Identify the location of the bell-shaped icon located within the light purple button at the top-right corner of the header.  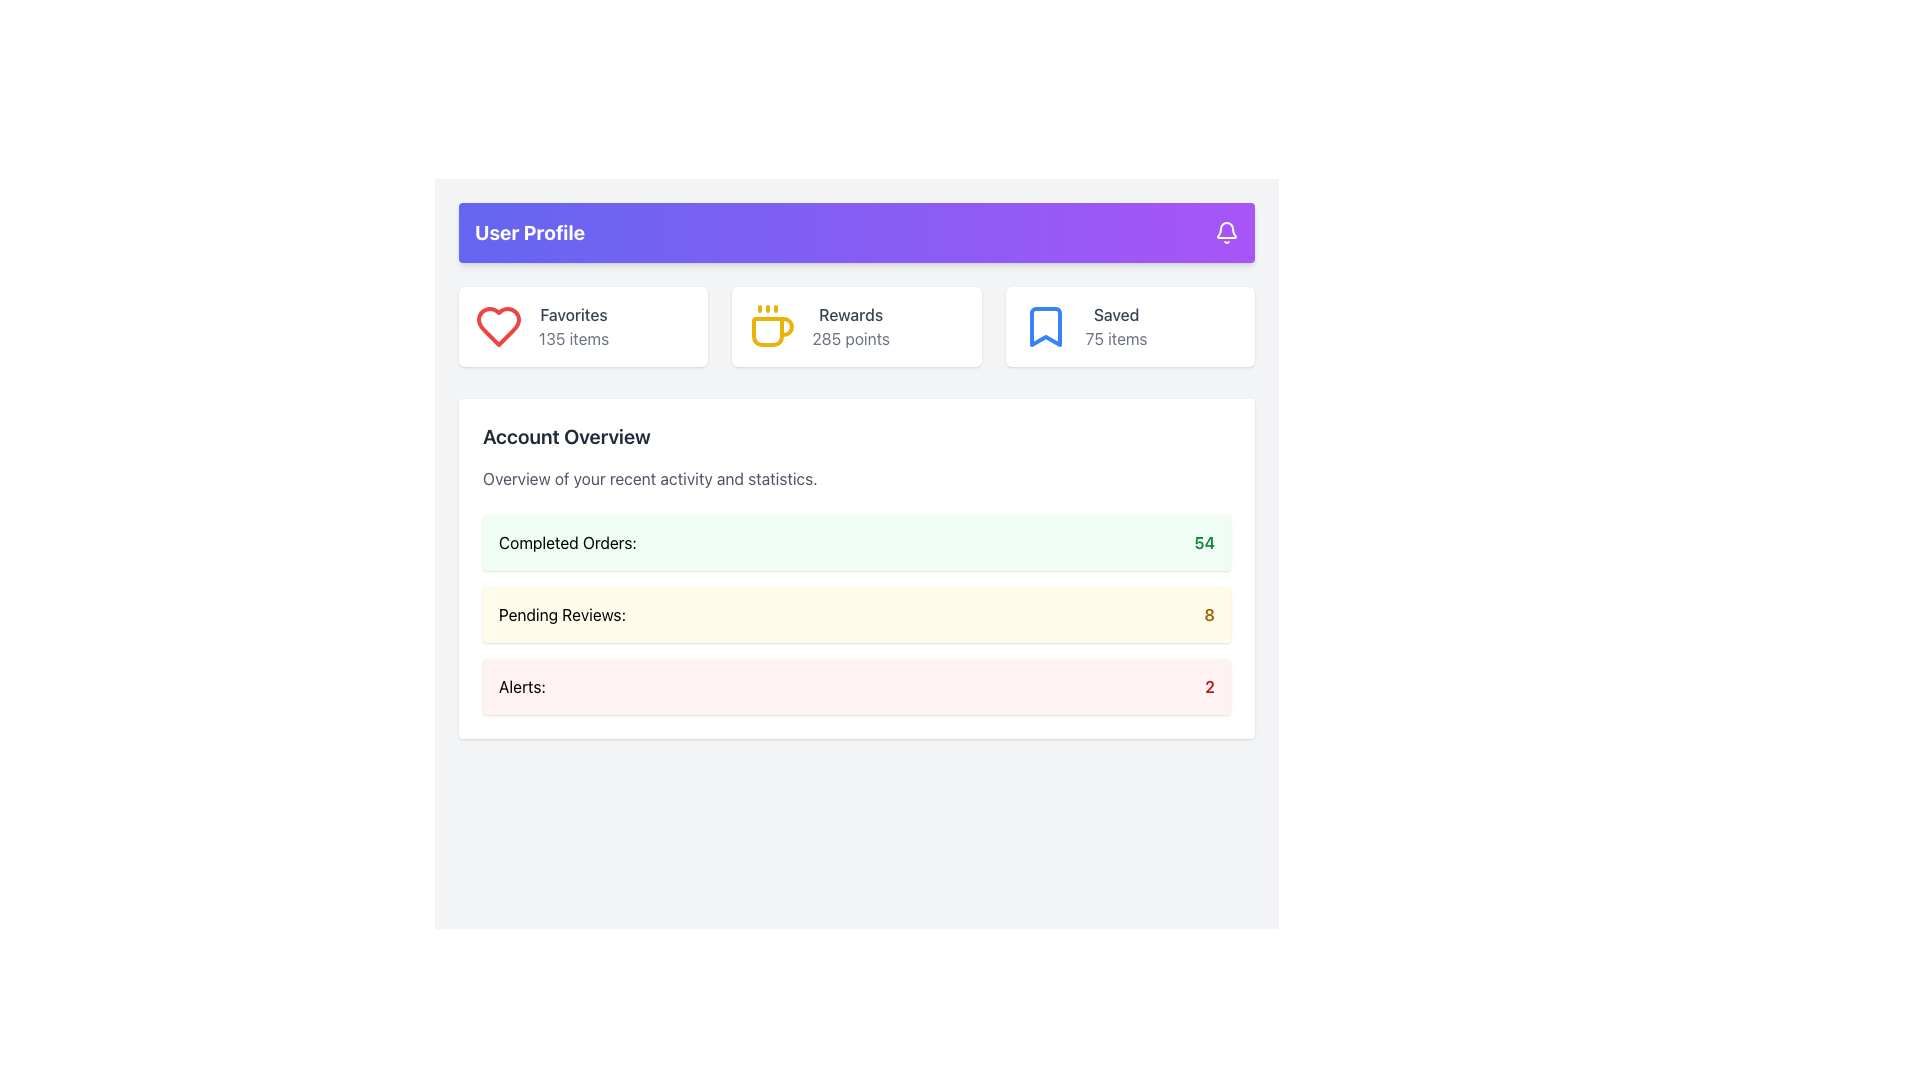
(1226, 229).